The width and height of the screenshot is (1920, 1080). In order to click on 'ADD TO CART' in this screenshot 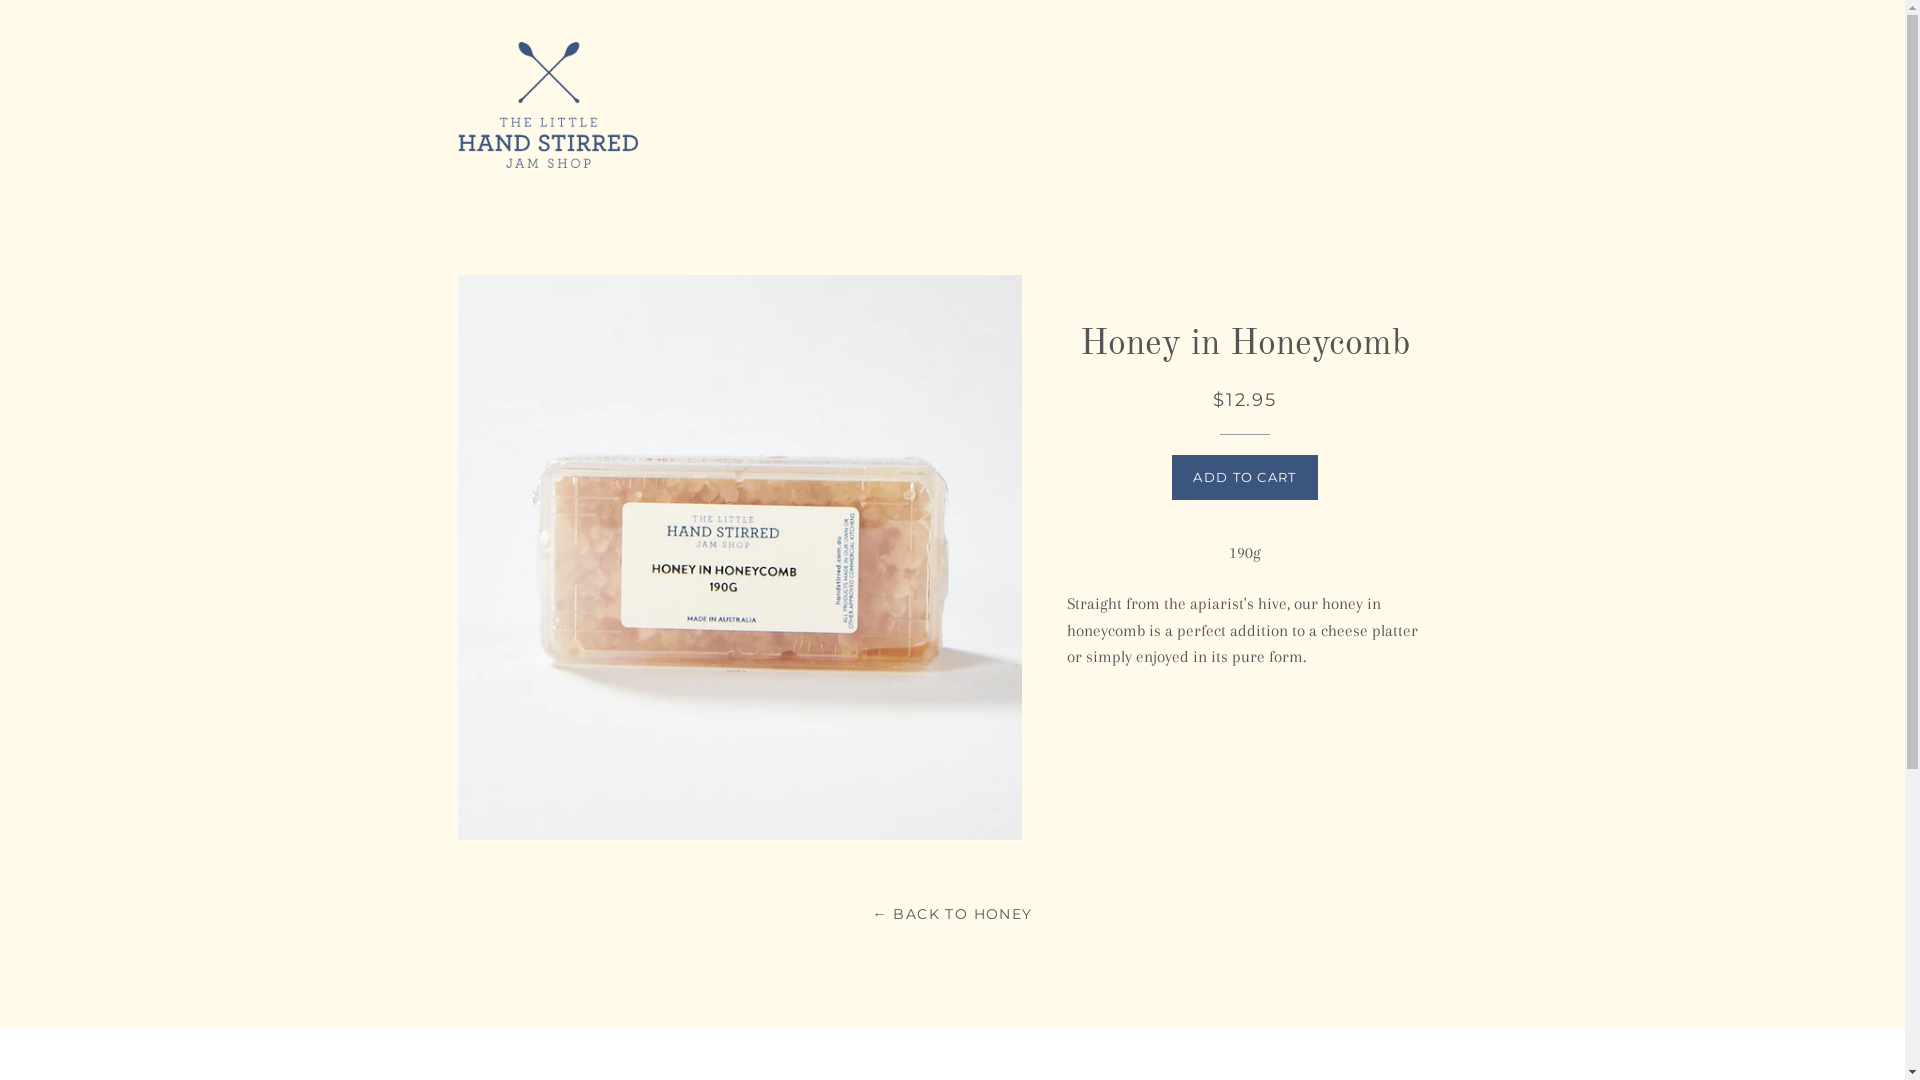, I will do `click(1243, 477)`.